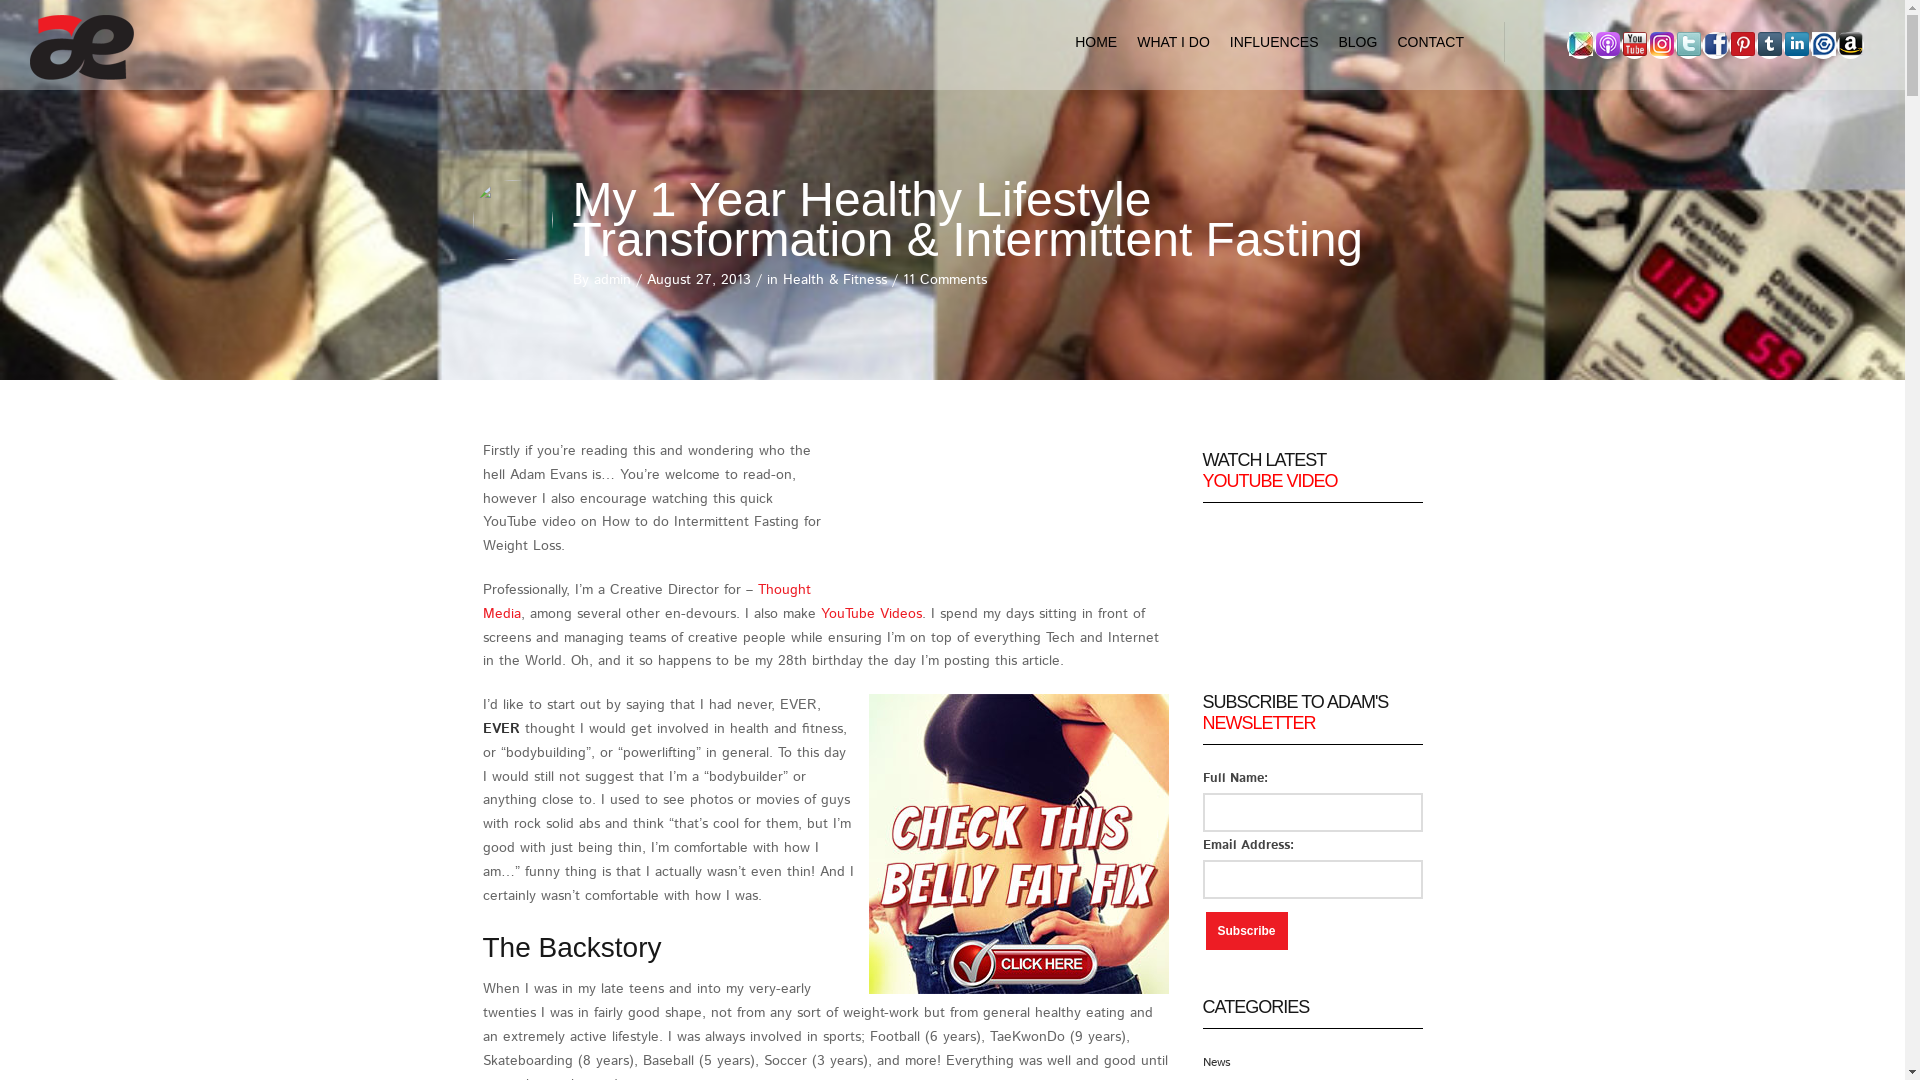 The image size is (1920, 1080). Describe the element at coordinates (896, 612) in the screenshot. I see `' Videos'` at that location.